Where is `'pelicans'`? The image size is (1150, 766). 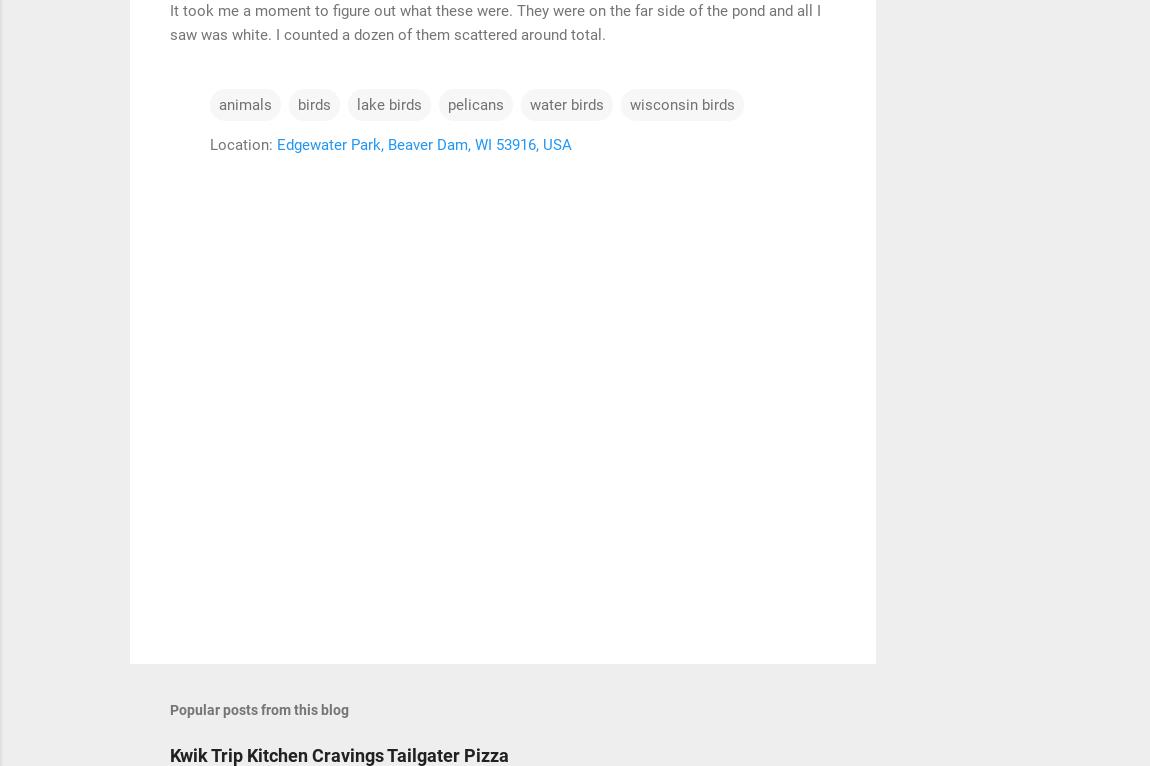
'pelicans' is located at coordinates (475, 103).